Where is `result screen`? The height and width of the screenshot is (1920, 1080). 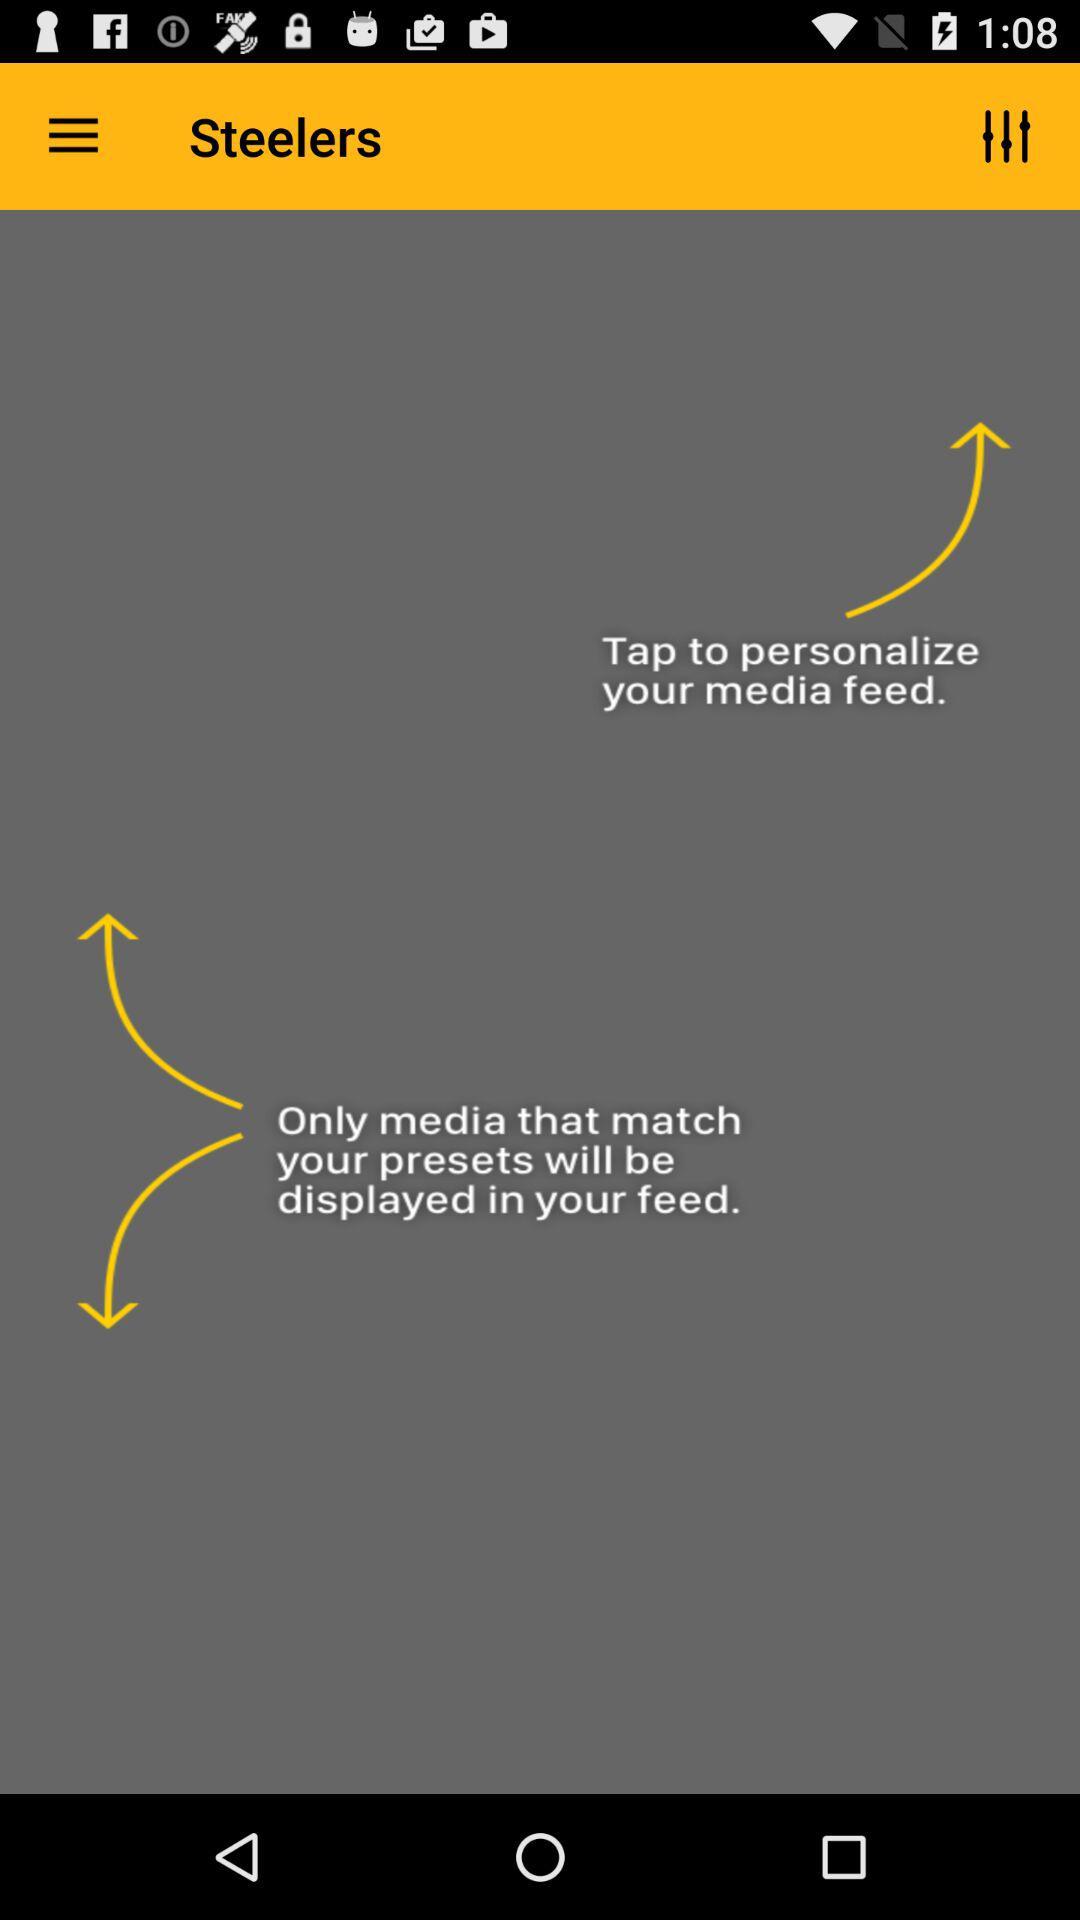
result screen is located at coordinates (540, 1002).